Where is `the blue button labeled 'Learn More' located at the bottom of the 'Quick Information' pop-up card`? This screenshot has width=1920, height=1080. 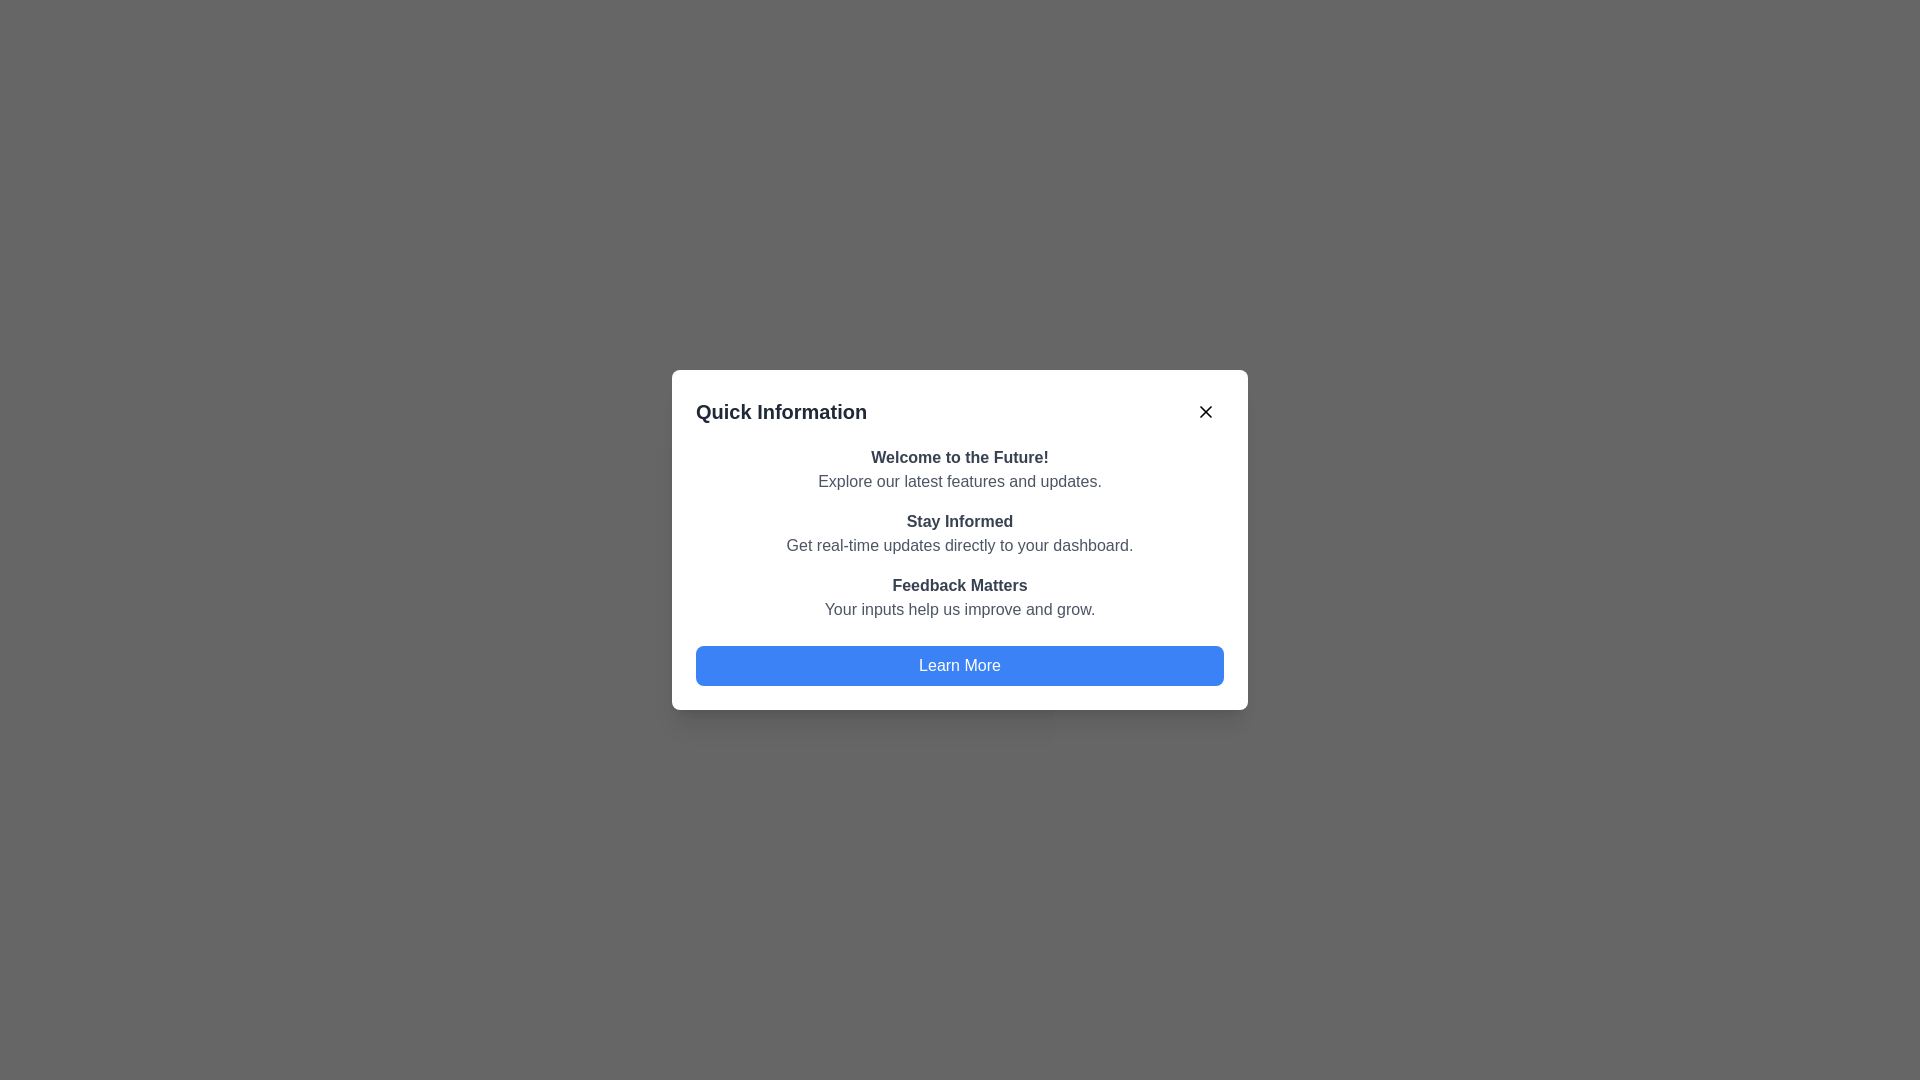
the blue button labeled 'Learn More' located at the bottom of the 'Quick Information' pop-up card is located at coordinates (960, 666).